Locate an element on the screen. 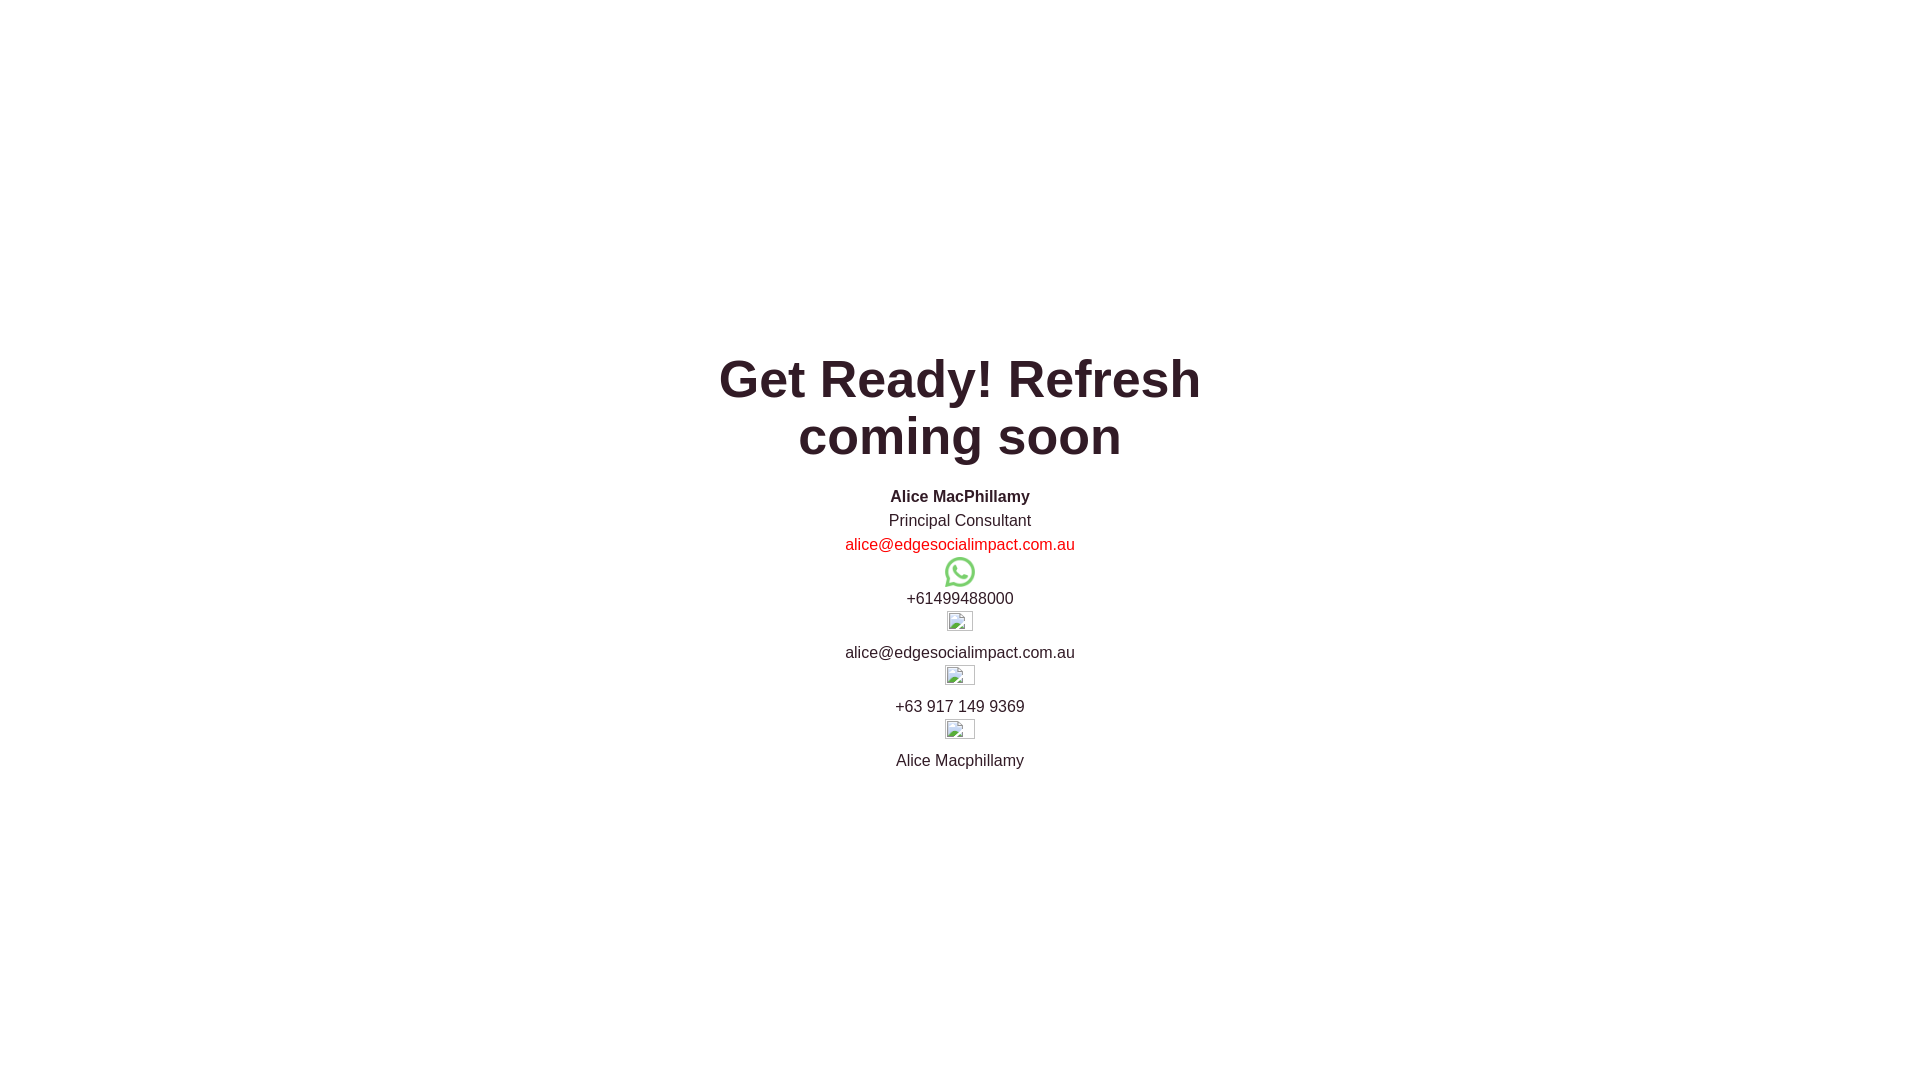 The width and height of the screenshot is (1920, 1080). 'alice@edgesocialimpact.com.au' is located at coordinates (960, 544).